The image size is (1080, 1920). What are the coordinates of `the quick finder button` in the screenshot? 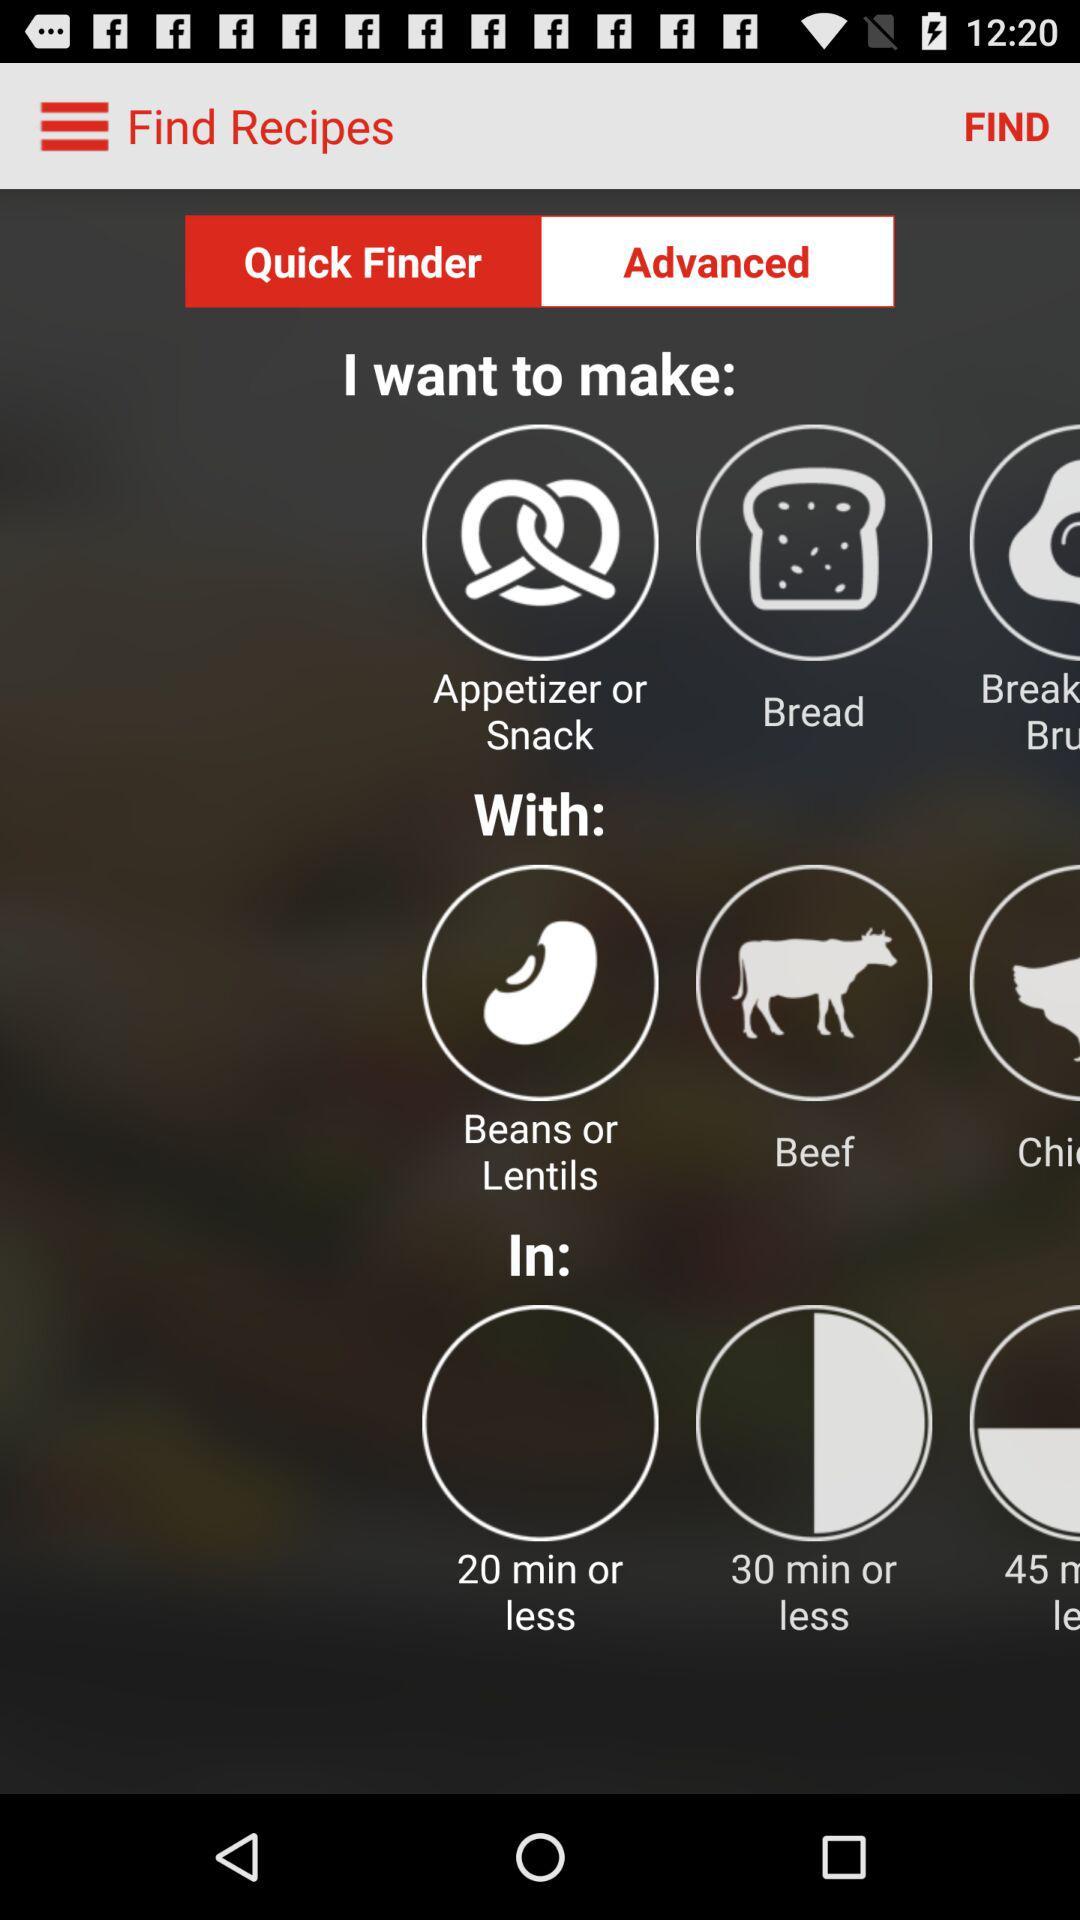 It's located at (362, 260).